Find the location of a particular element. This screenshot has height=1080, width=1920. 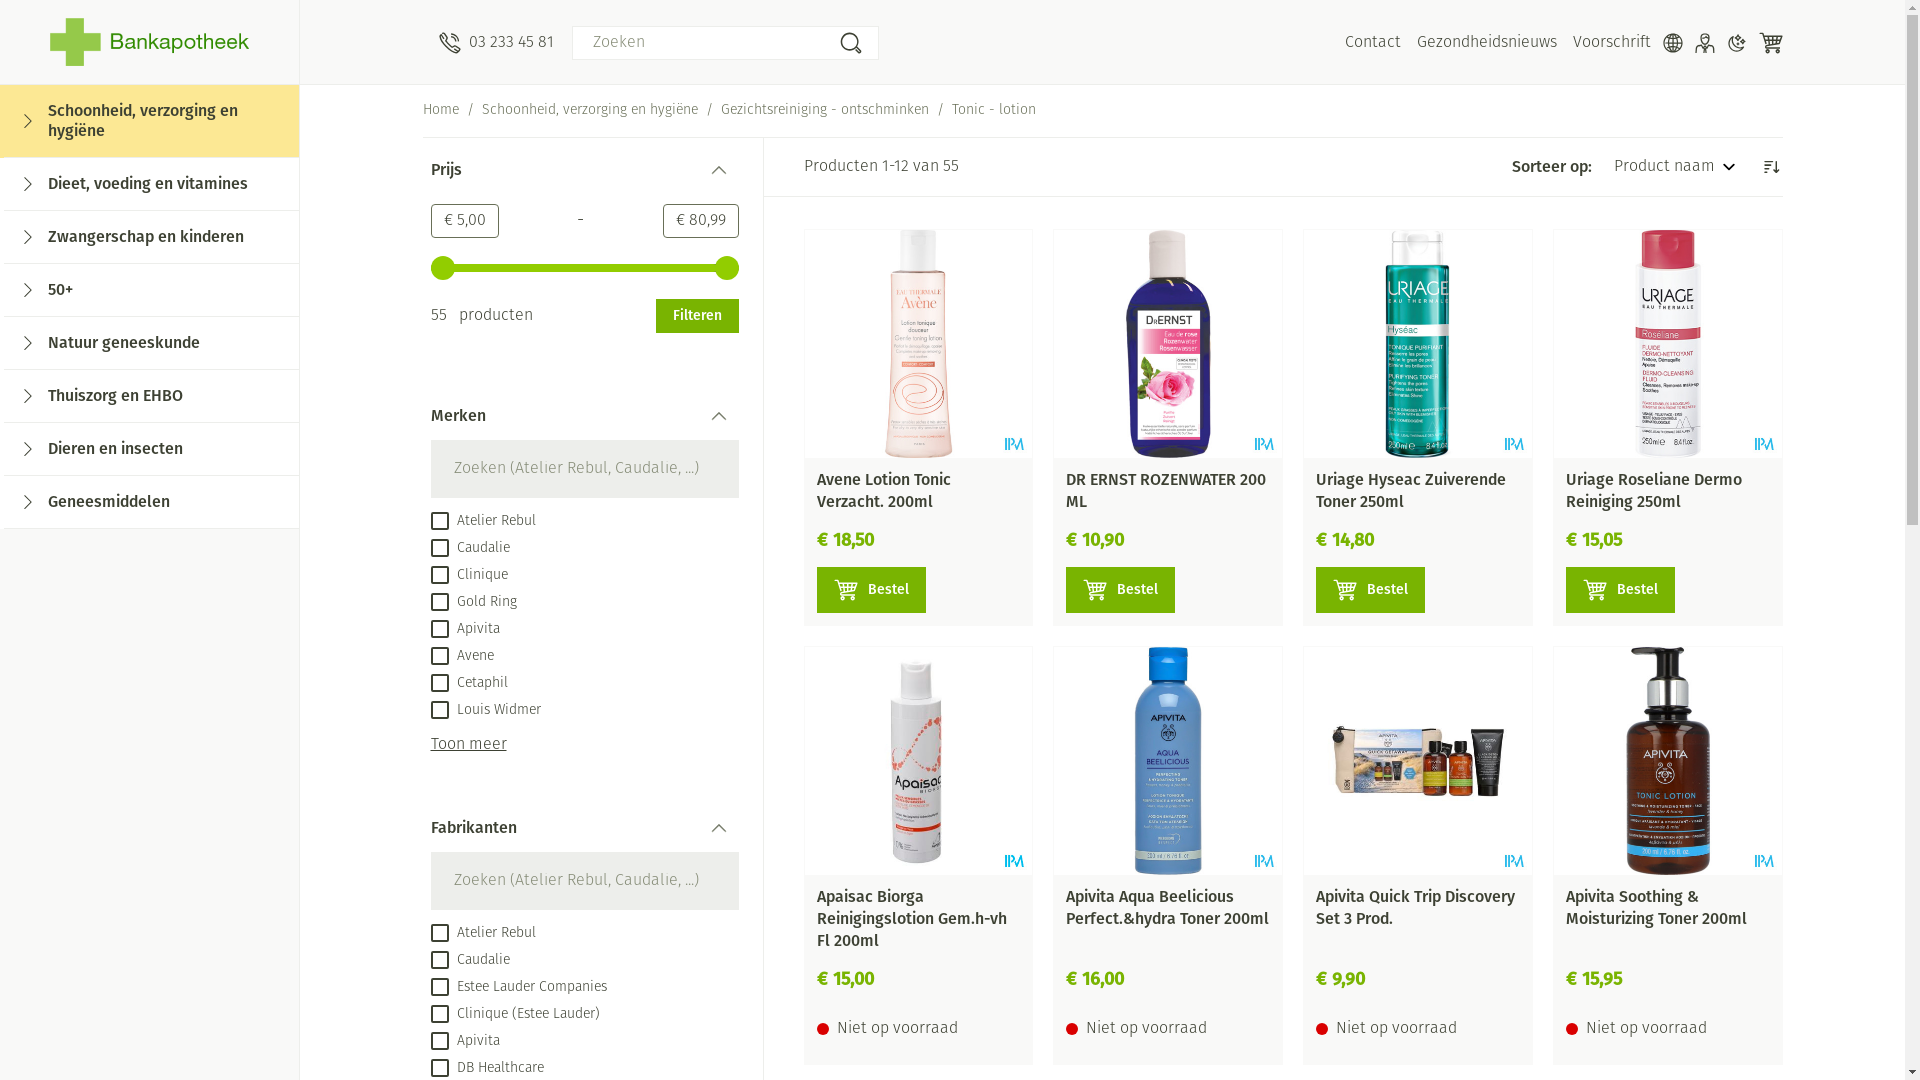

'Apivita Aqua Beelicious Perfect.&hydra Toner 200ml' is located at coordinates (1167, 906).